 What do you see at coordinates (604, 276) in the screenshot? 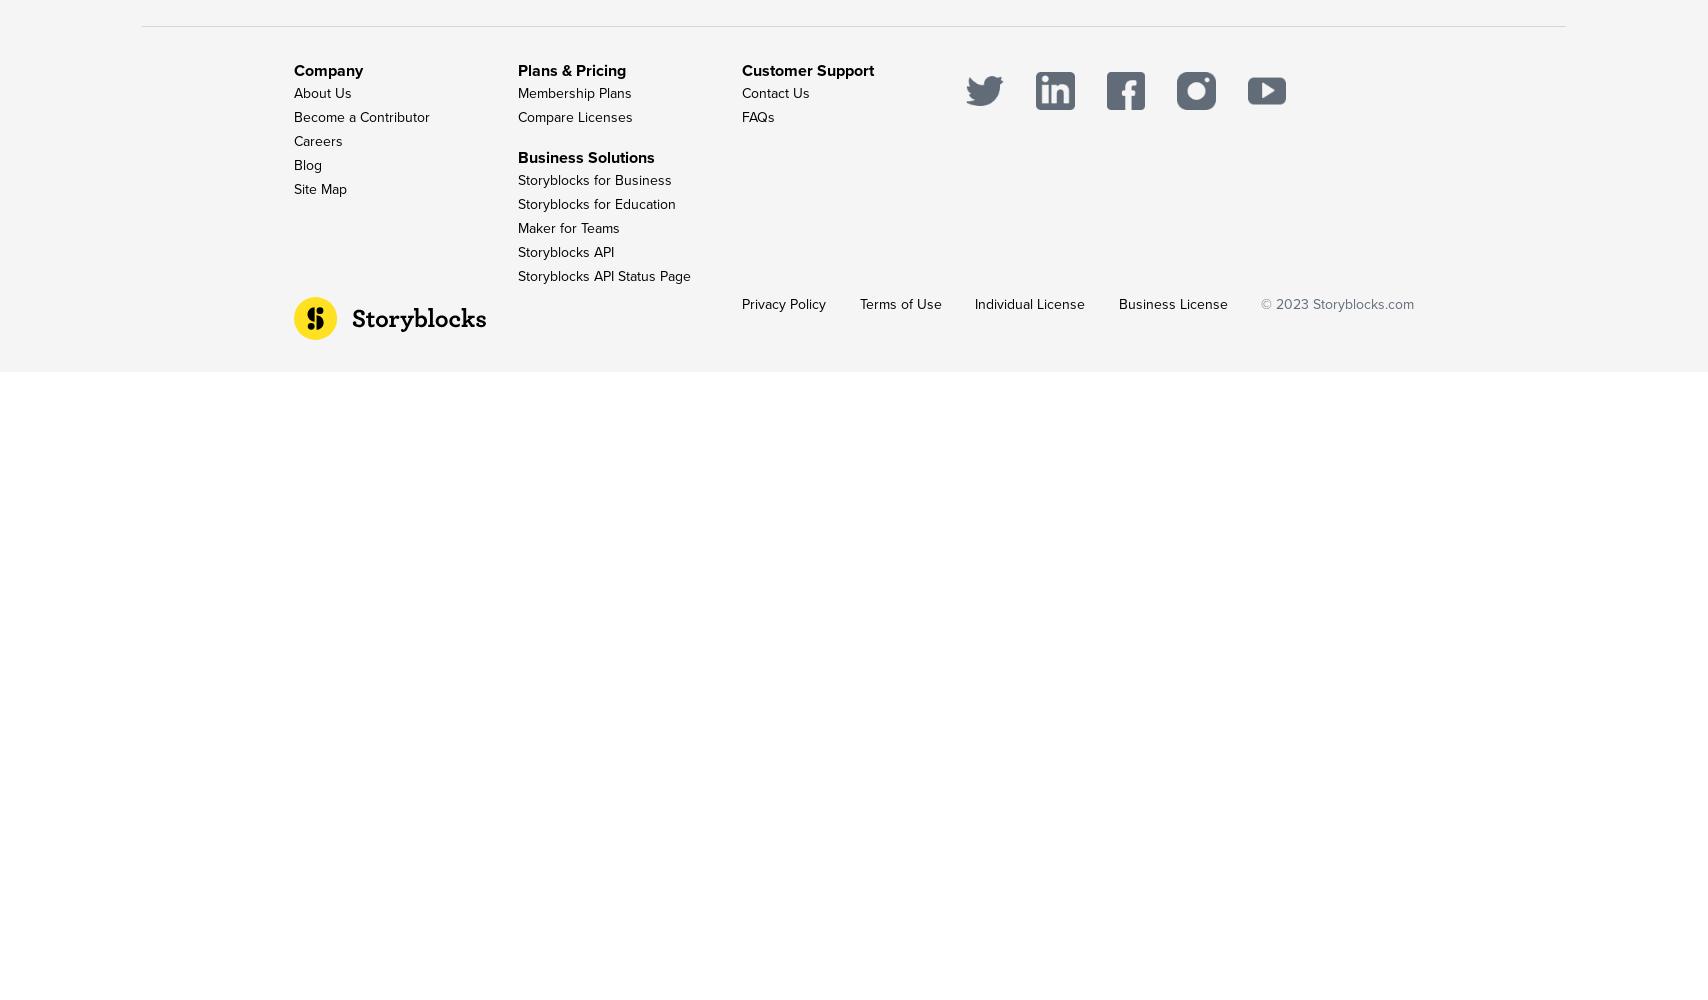
I see `'Storyblocks API Status Page'` at bounding box center [604, 276].